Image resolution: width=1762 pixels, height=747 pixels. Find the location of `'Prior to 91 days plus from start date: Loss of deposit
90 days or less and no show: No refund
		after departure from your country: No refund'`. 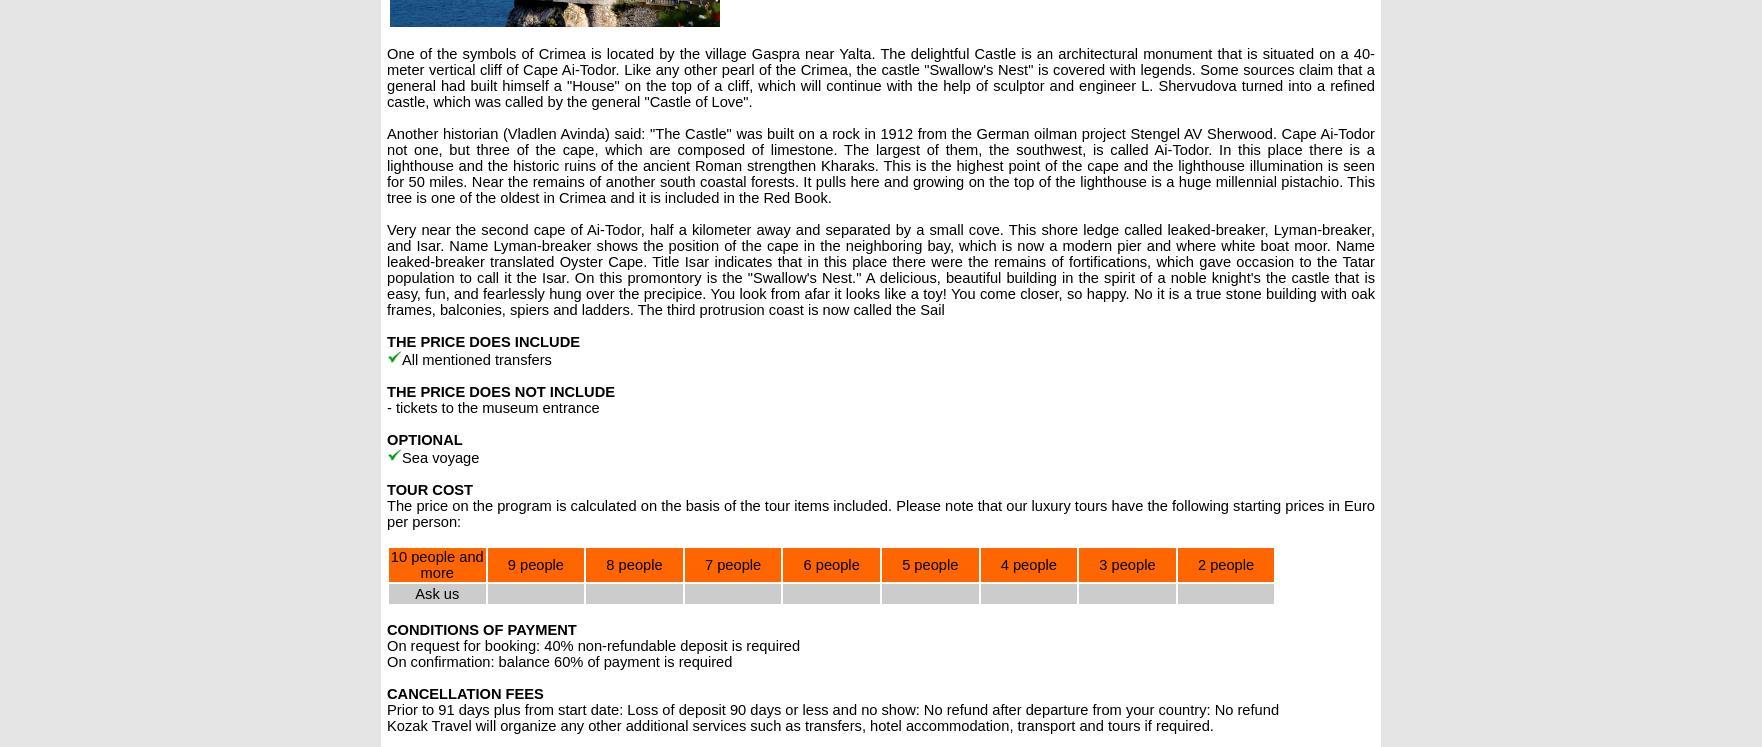

'Prior to 91 days plus from start date: Loss of deposit
90 days or less and no show: No refund
		after departure from your country: No refund' is located at coordinates (832, 709).